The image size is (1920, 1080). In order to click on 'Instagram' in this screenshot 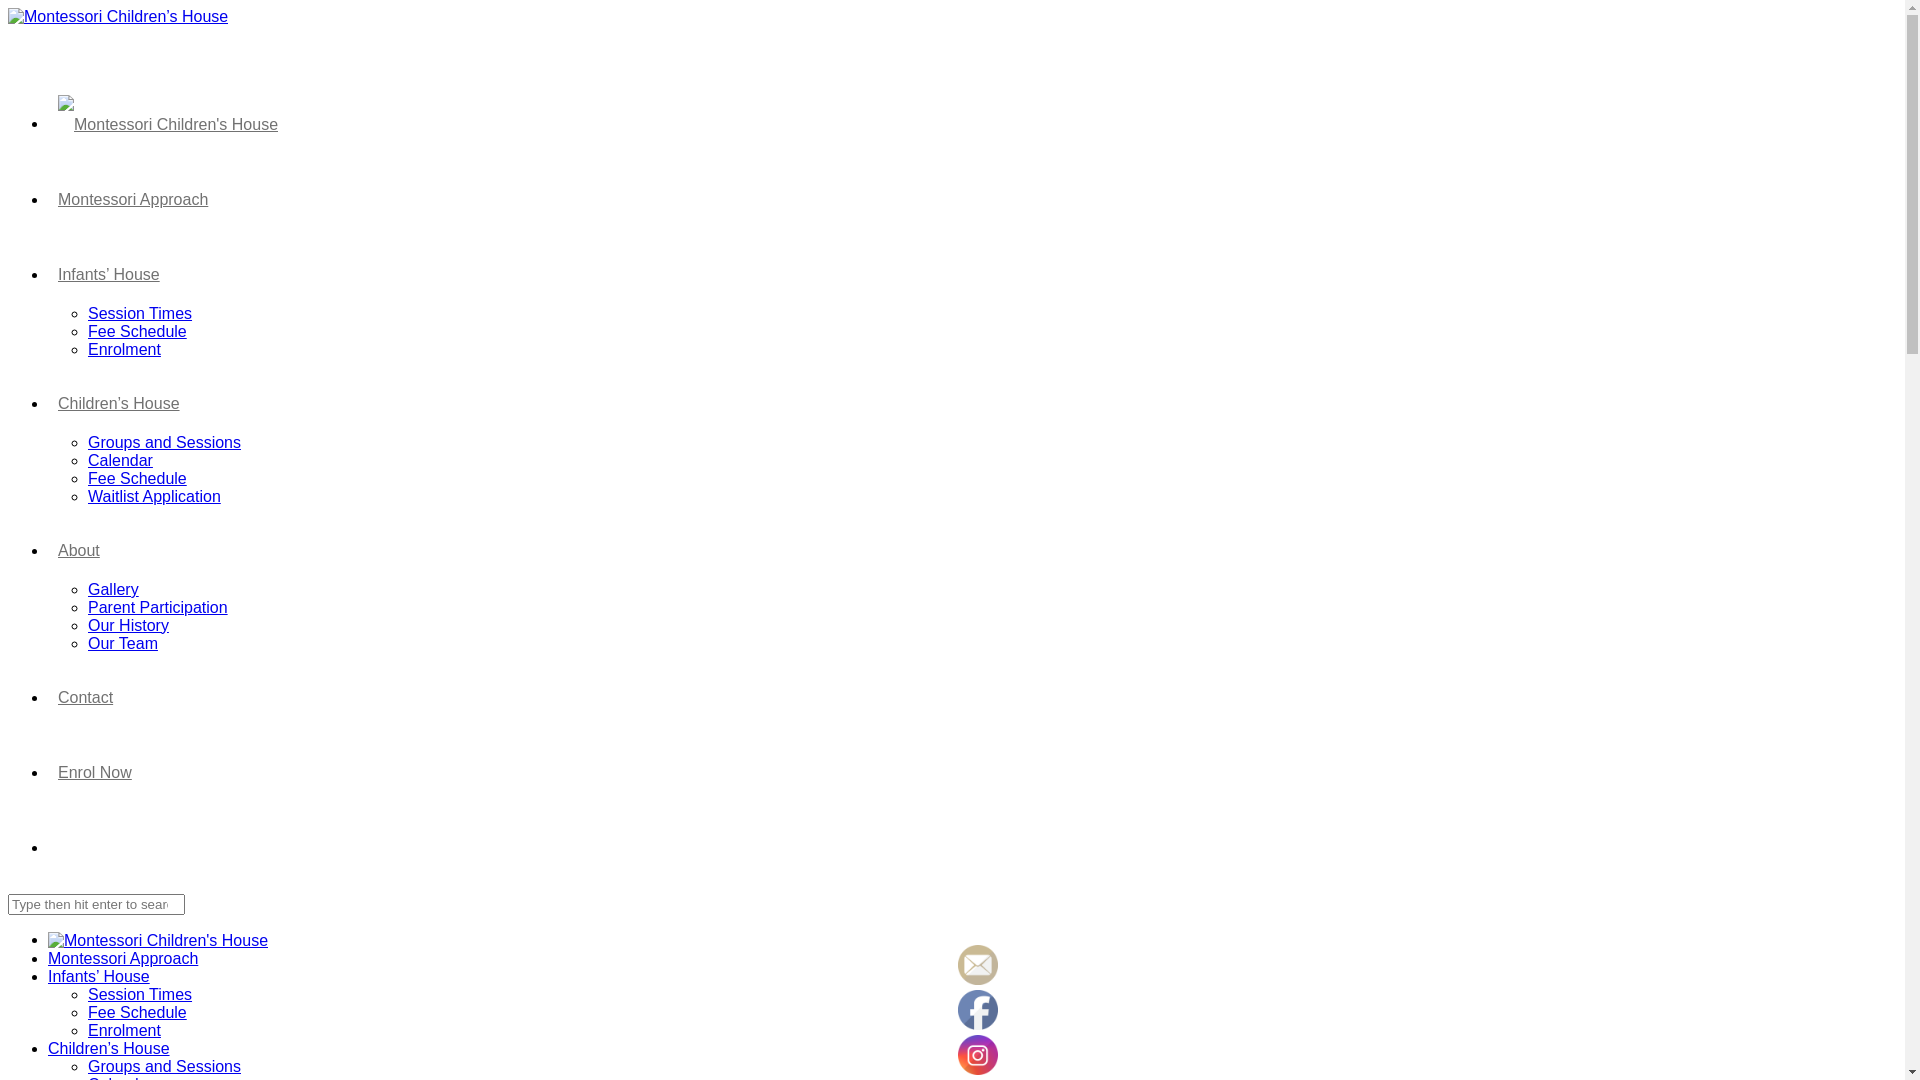, I will do `click(978, 1054)`.